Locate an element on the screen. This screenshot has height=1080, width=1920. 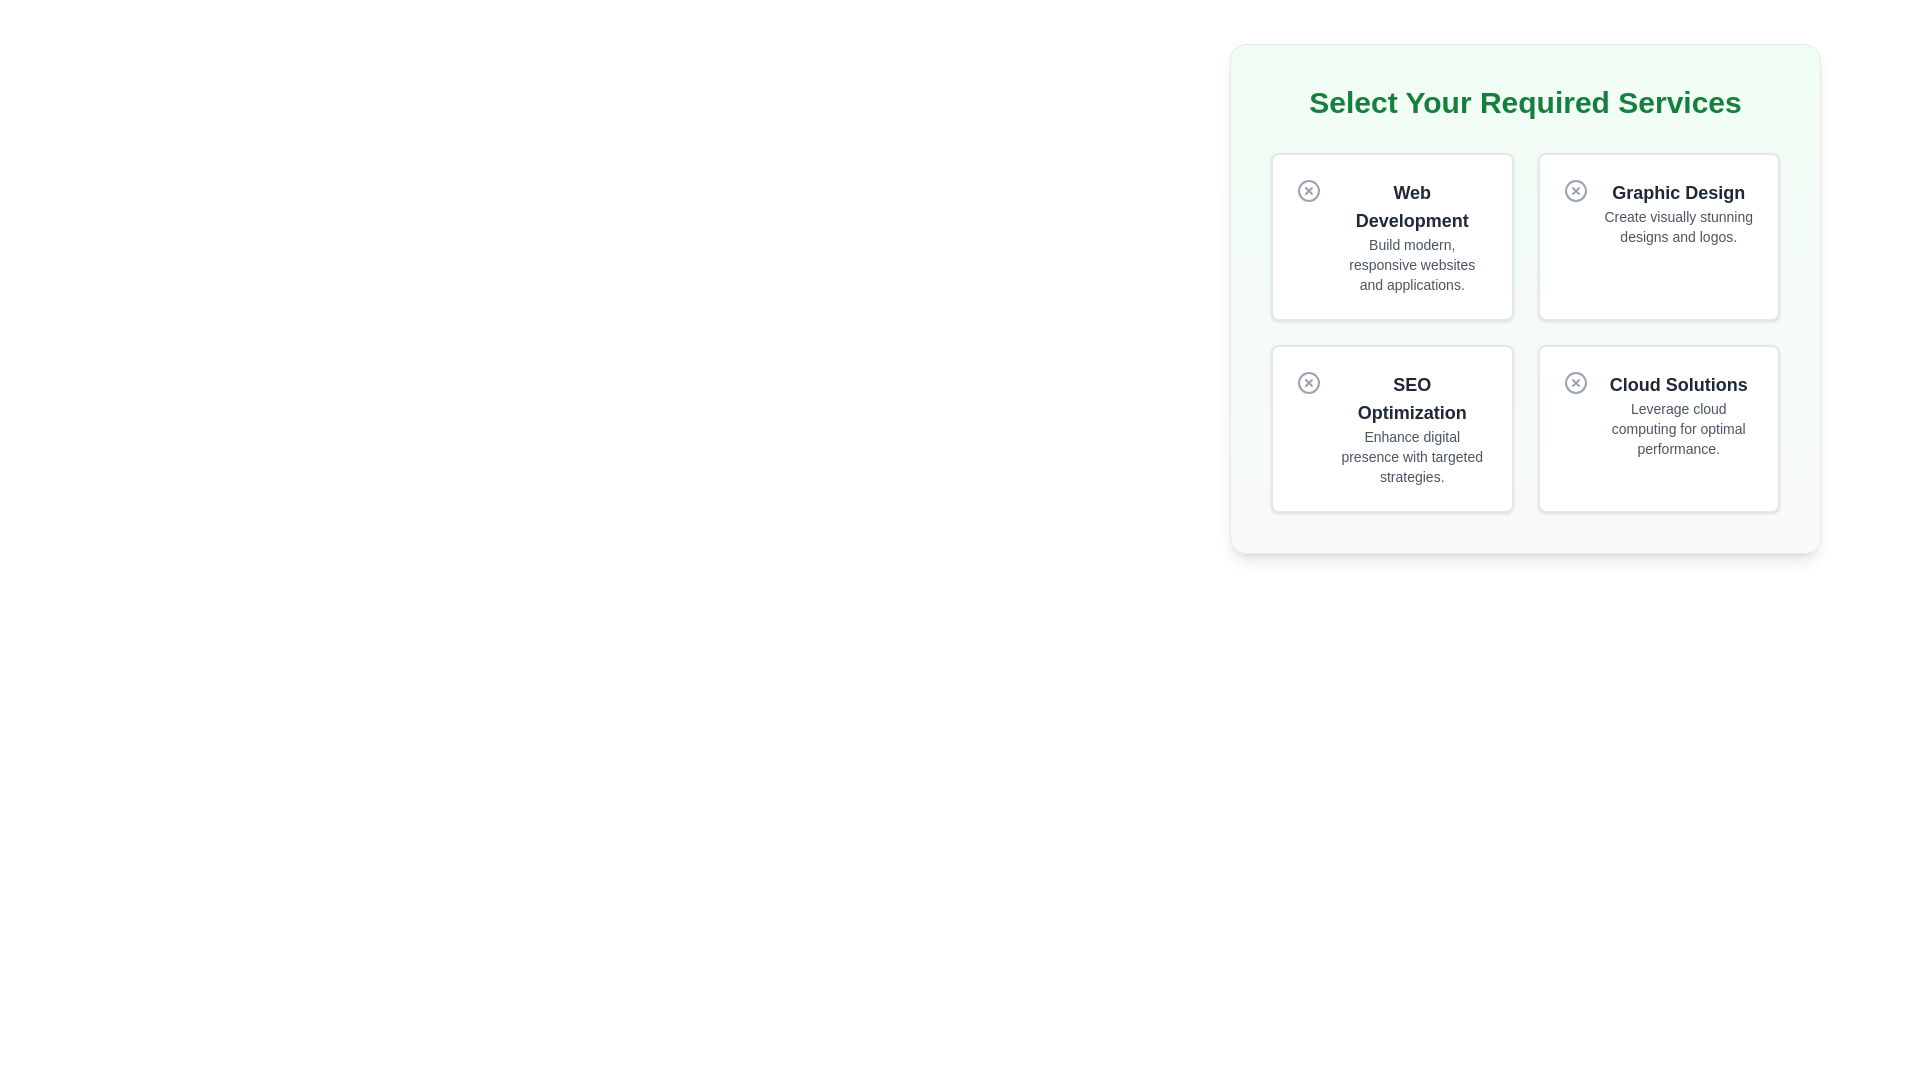
the textual details of the Informational card titled 'Web Development' which is the top-left card in the grid of options labeled 'Select Your Required Services' is located at coordinates (1411, 235).